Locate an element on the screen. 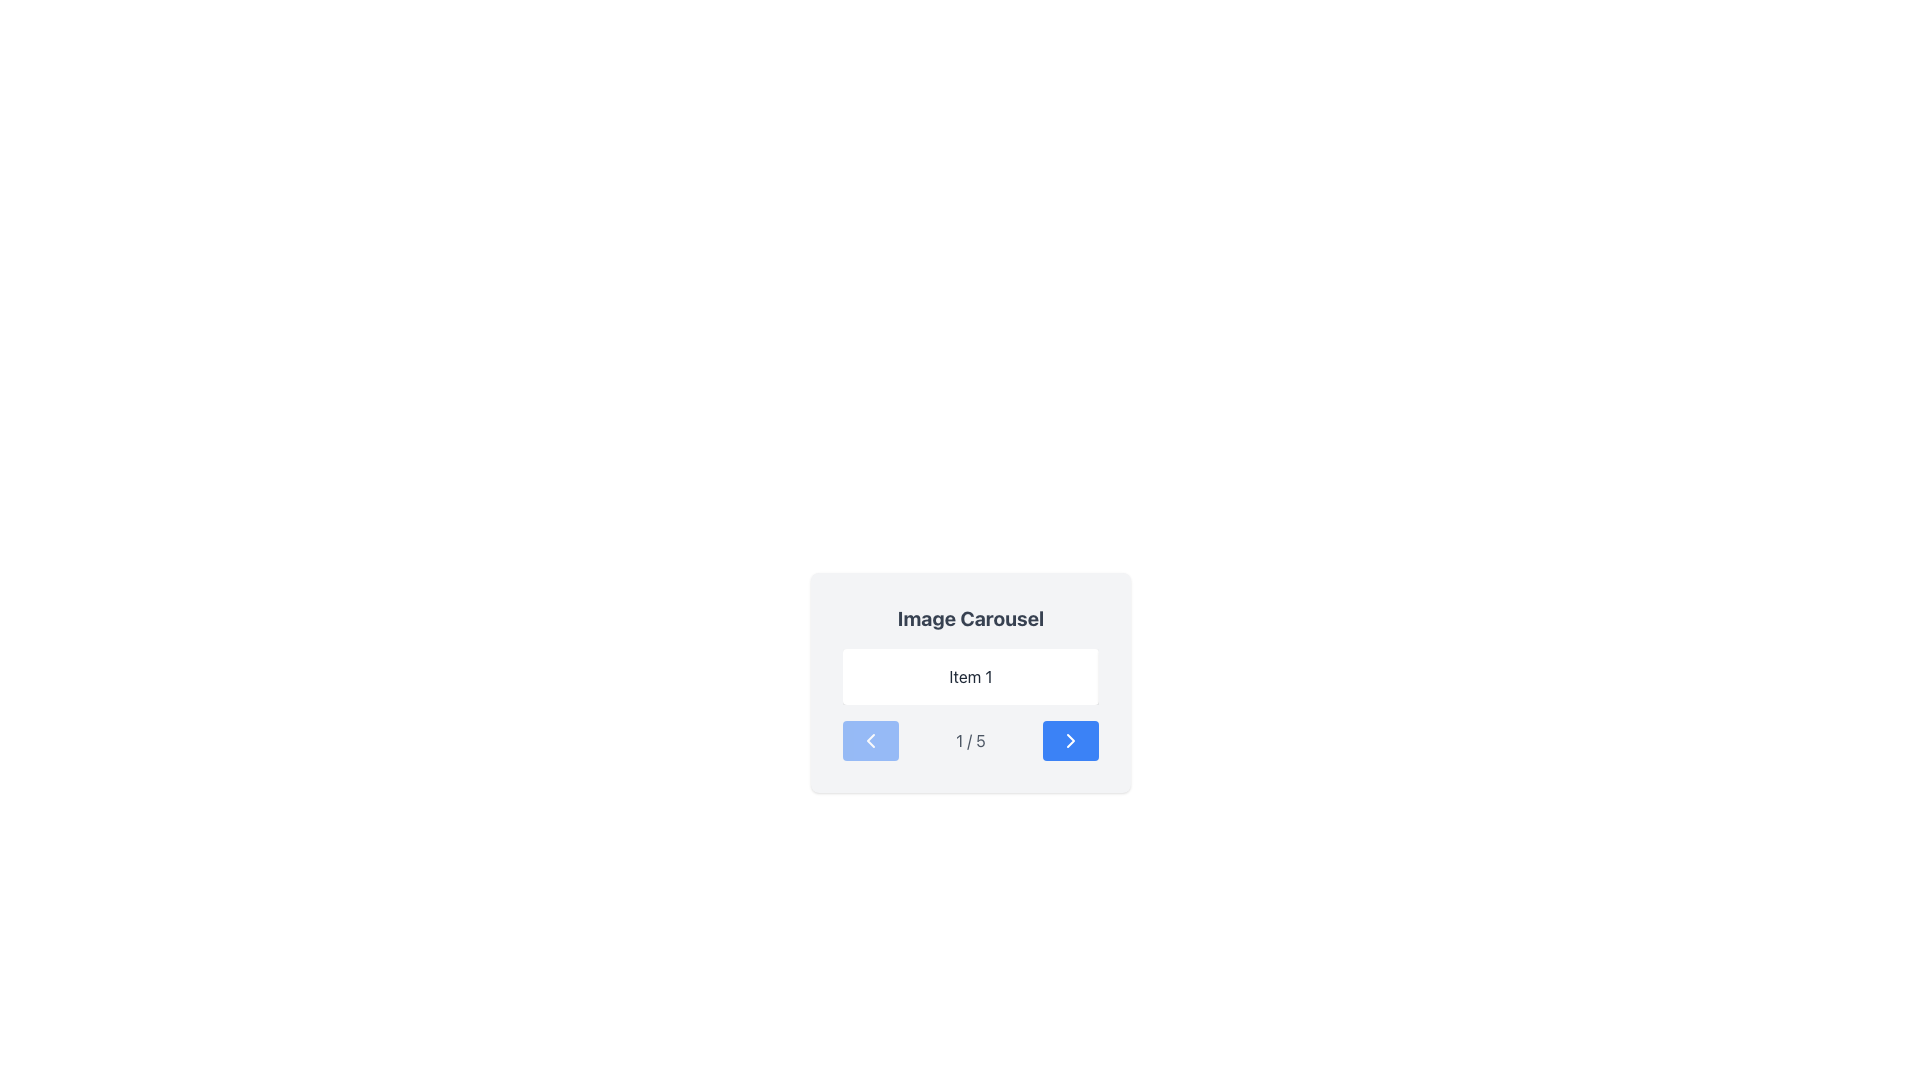 This screenshot has width=1920, height=1080. the right-pointing arrow icon located inside the blue button on the right side of the horizontal navigation control section of the image carousel is located at coordinates (1069, 740).